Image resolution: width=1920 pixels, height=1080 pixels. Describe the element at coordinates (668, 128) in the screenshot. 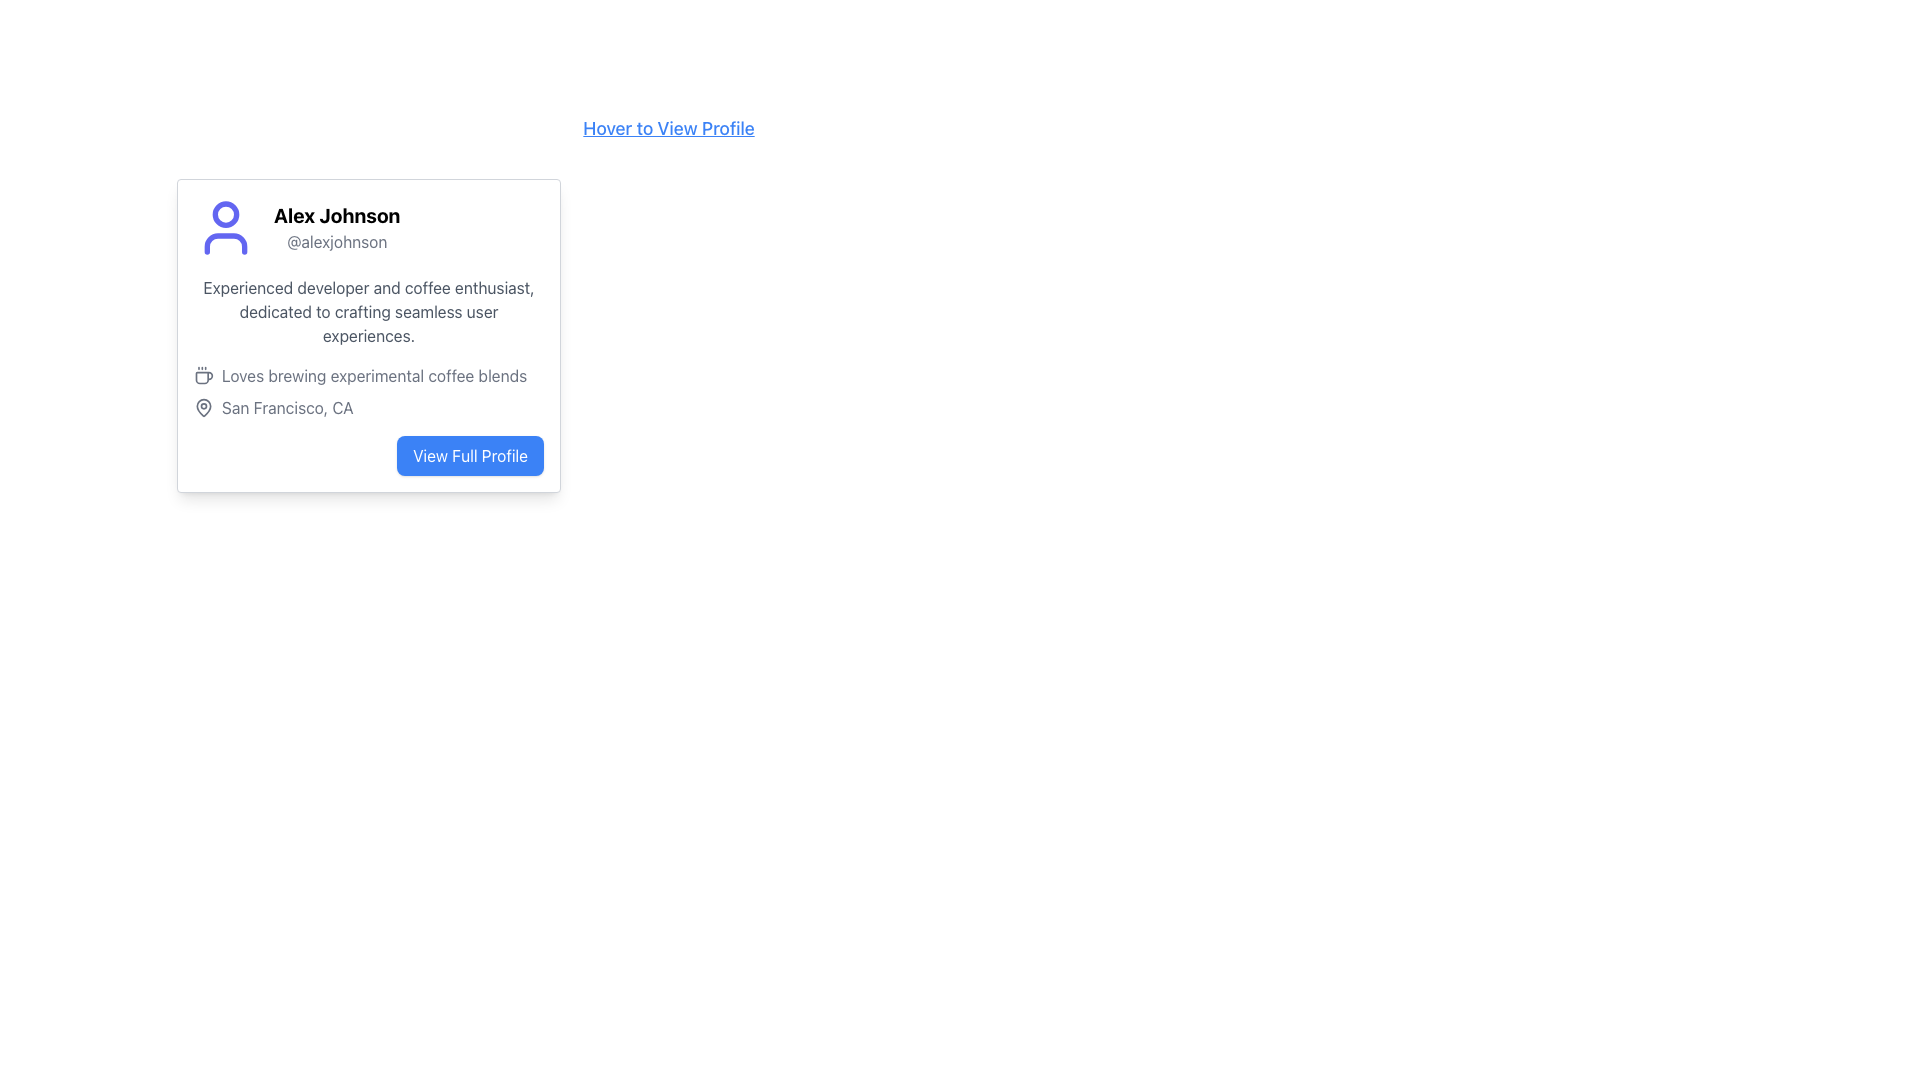

I see `the Text Link that reveals the user profile card when hovered over, located at the top center of the interface` at that location.